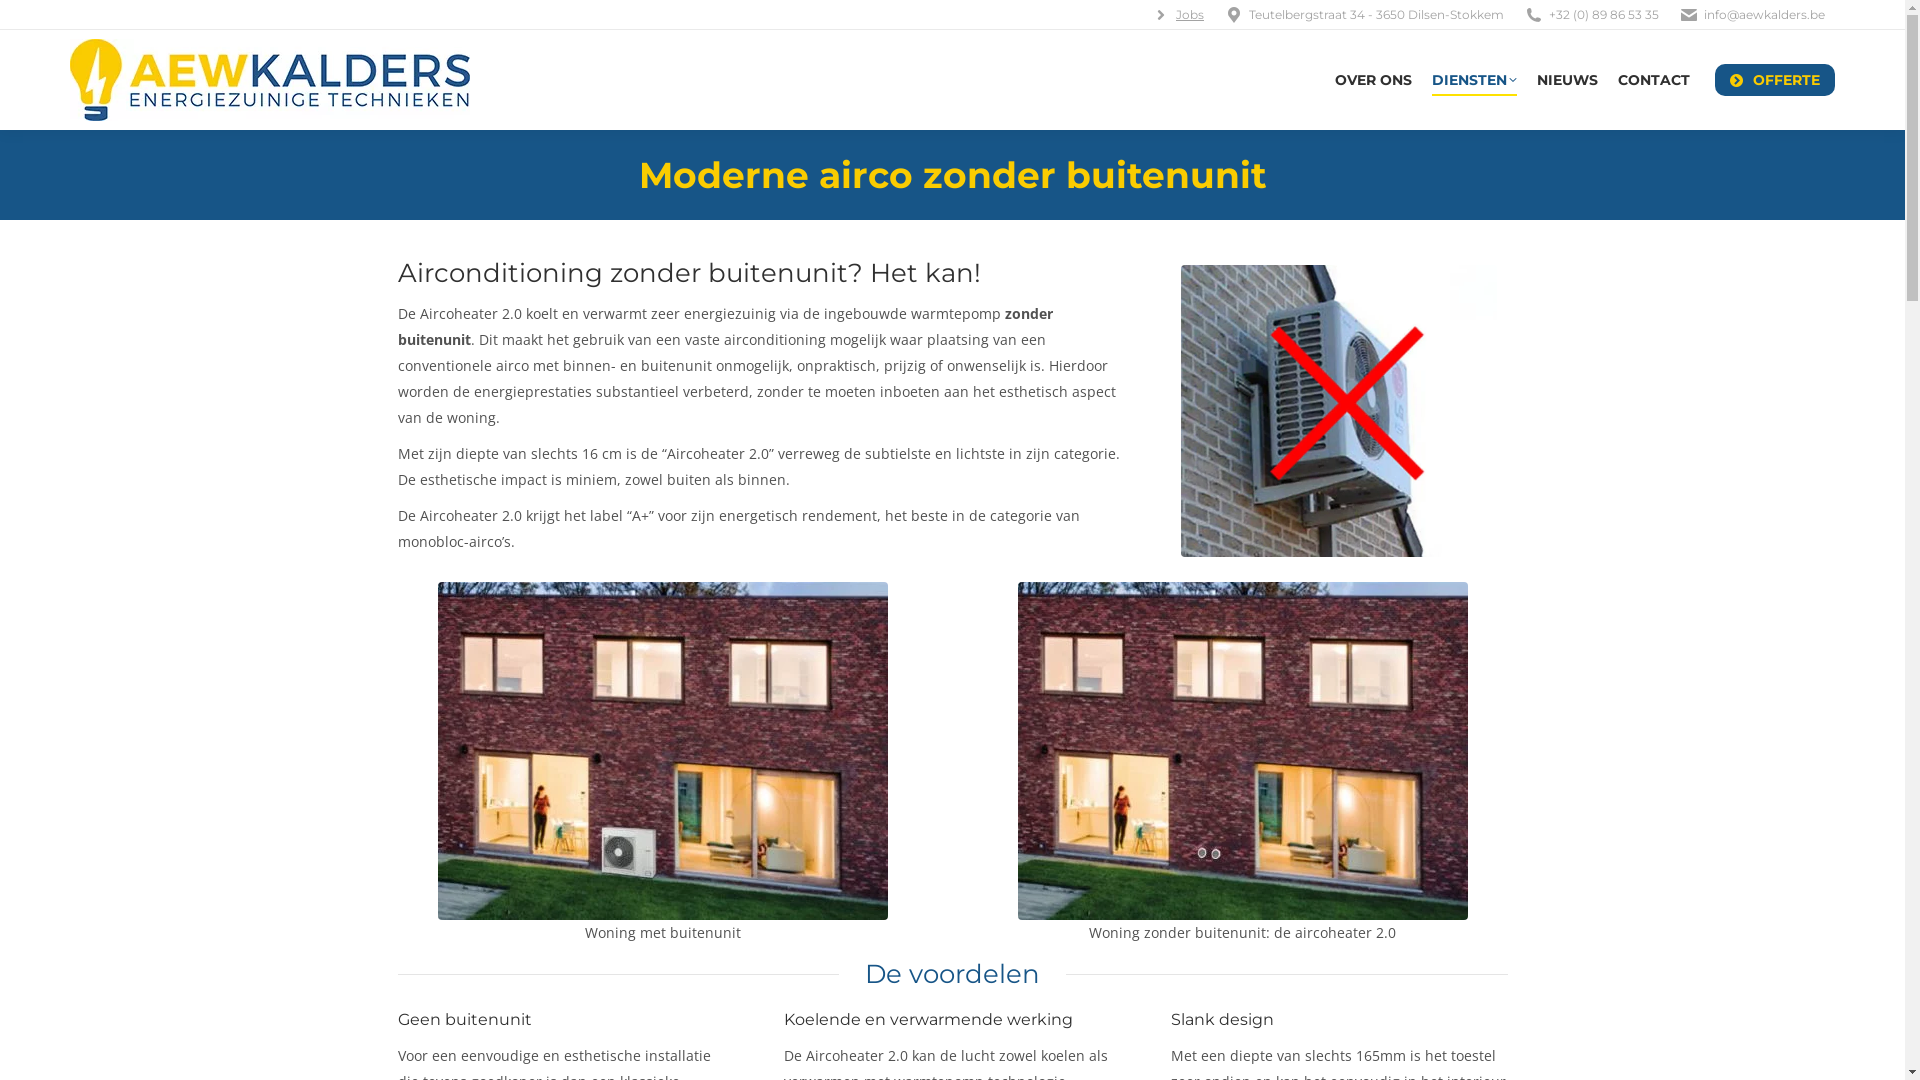 This screenshot has height=1080, width=1920. Describe the element at coordinates (1566, 79) in the screenshot. I see `'NIEUWS'` at that location.